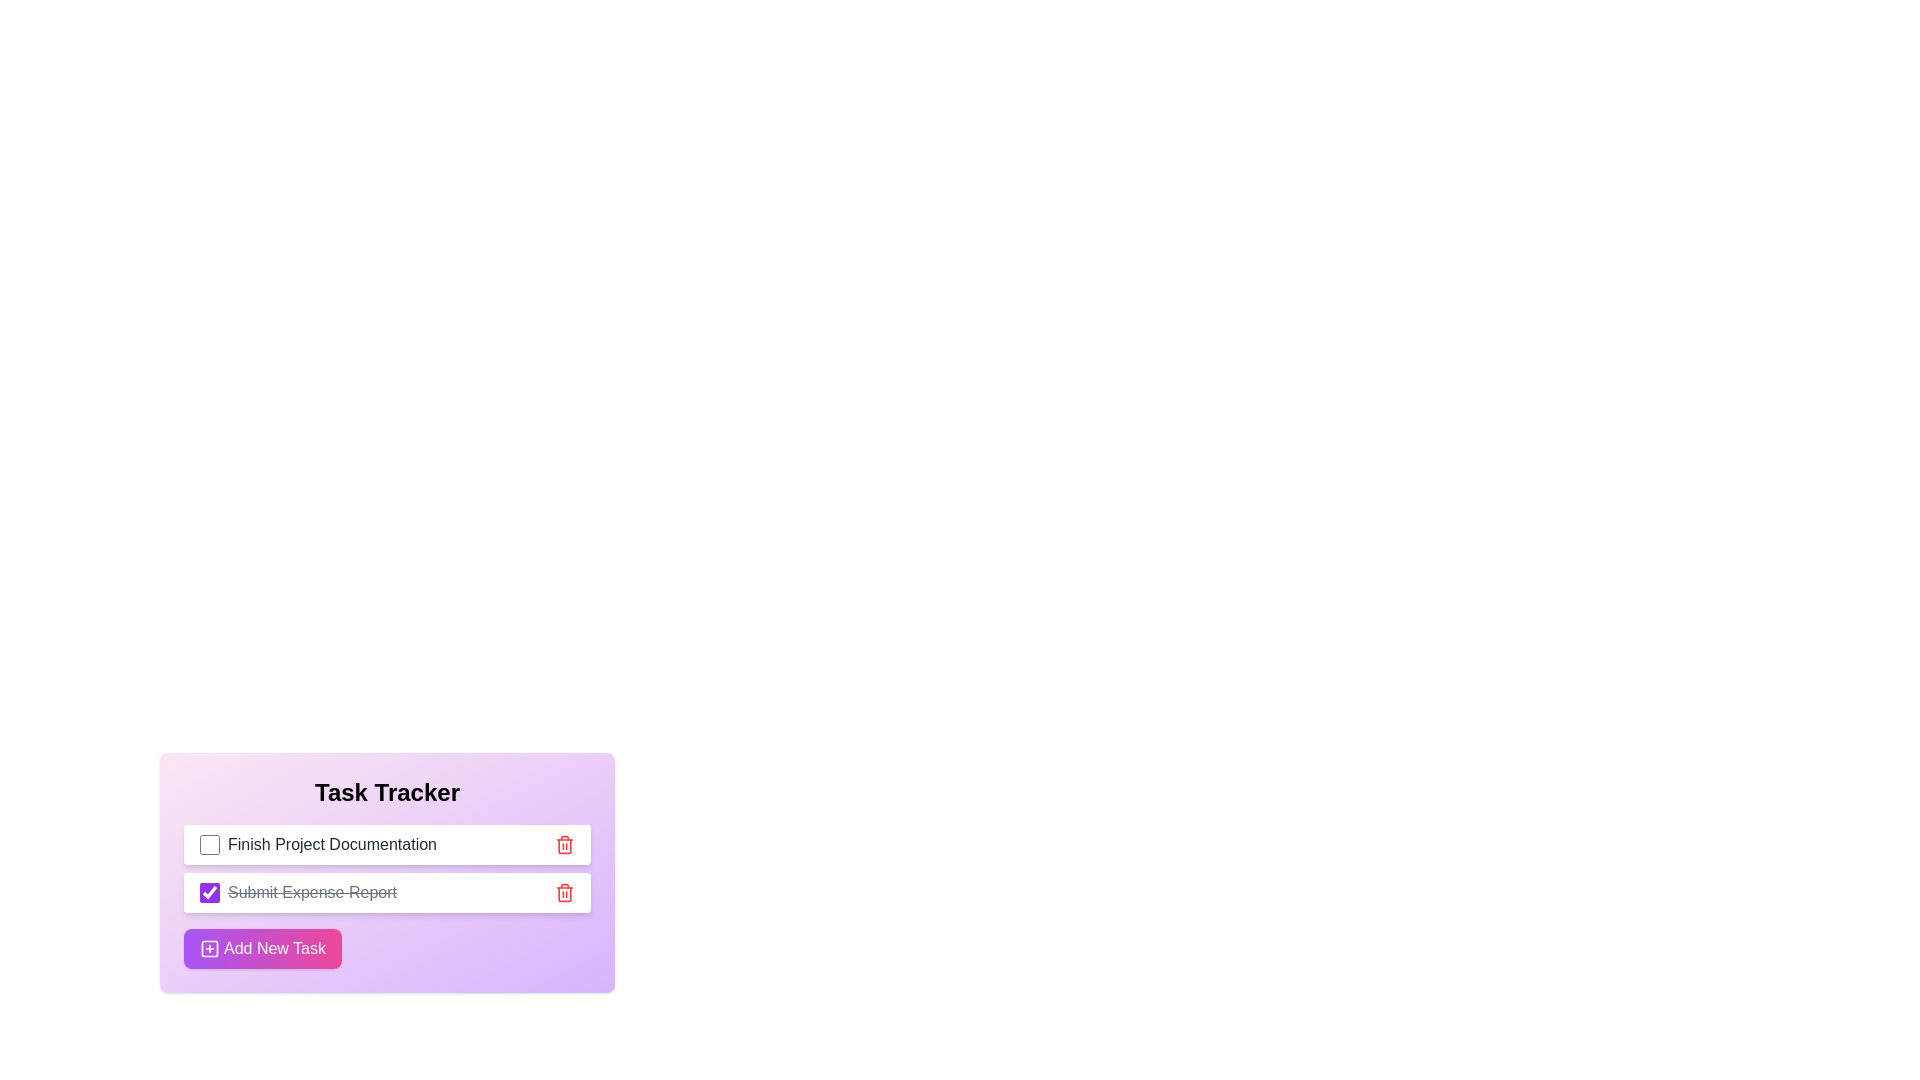  Describe the element at coordinates (317, 844) in the screenshot. I see `the checkbox or the text label 'Finish Project Documentation'` at that location.